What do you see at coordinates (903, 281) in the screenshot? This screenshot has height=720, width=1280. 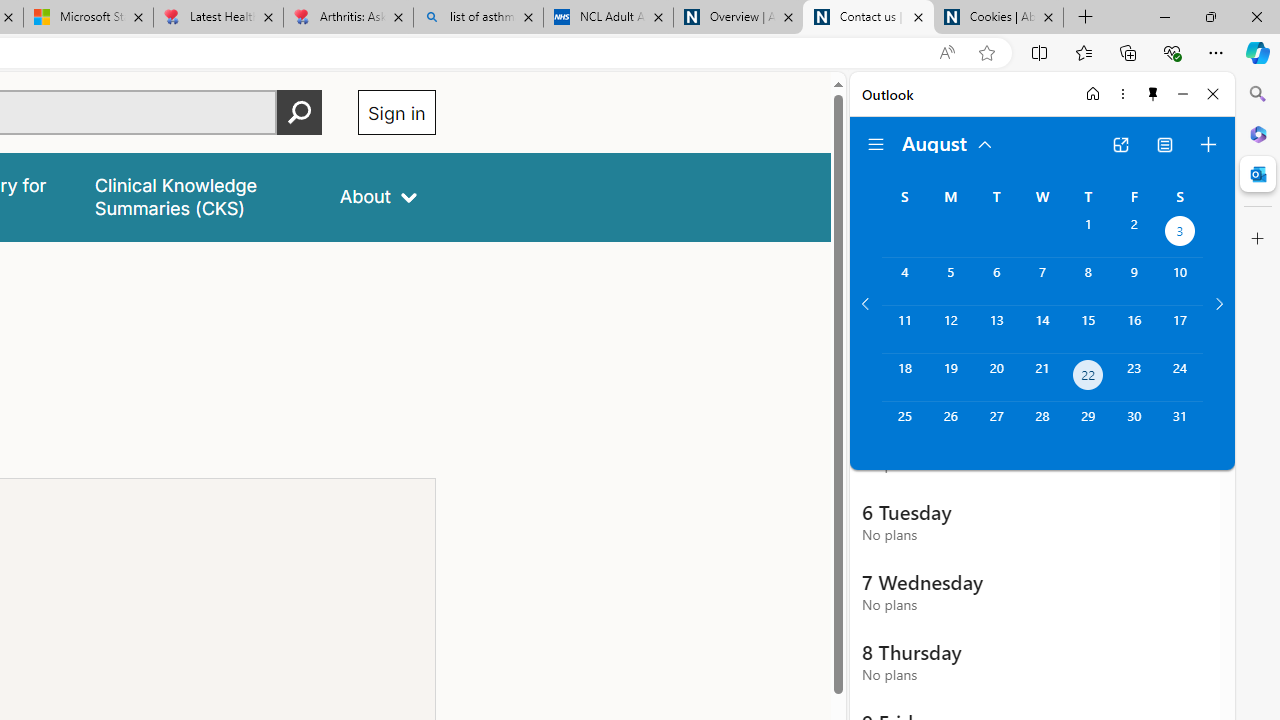 I see `'Sunday, August 4, 2024. '` at bounding box center [903, 281].